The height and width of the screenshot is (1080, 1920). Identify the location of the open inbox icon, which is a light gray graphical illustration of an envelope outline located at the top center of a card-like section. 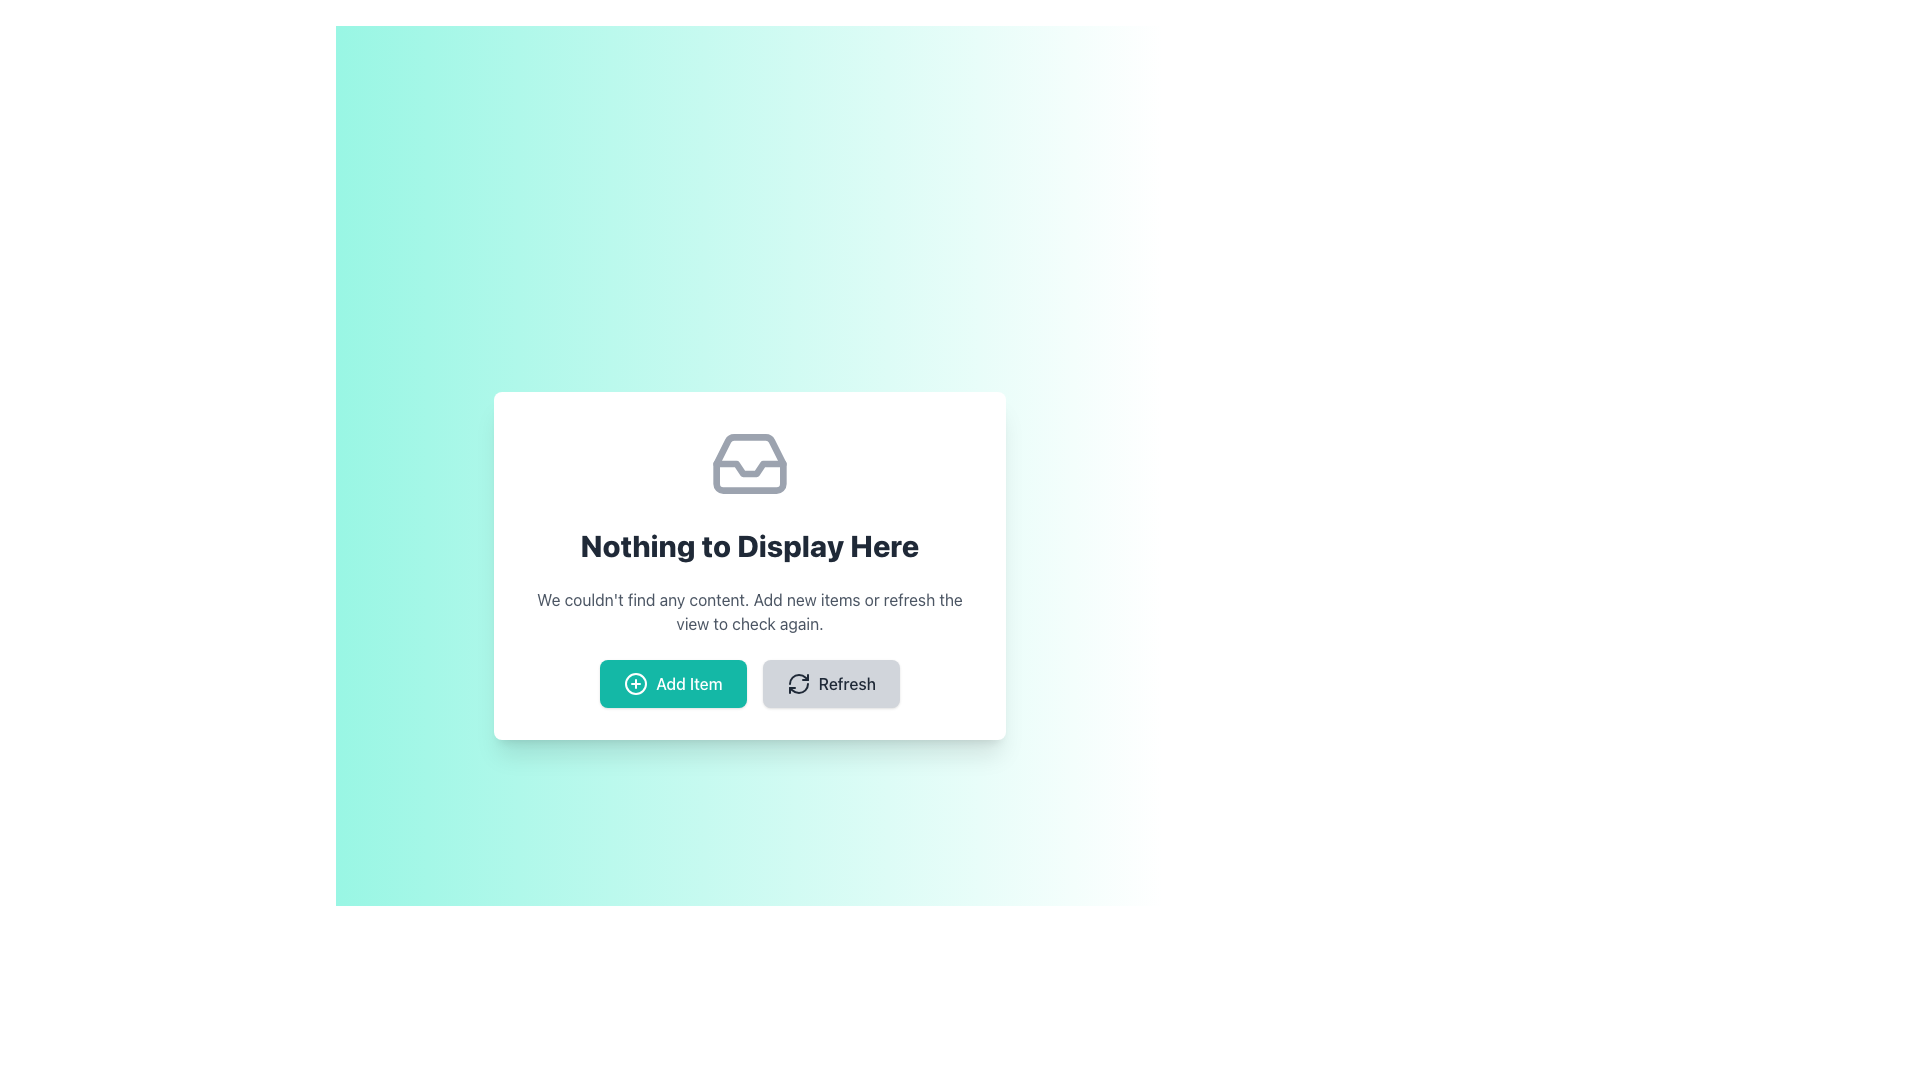
(748, 463).